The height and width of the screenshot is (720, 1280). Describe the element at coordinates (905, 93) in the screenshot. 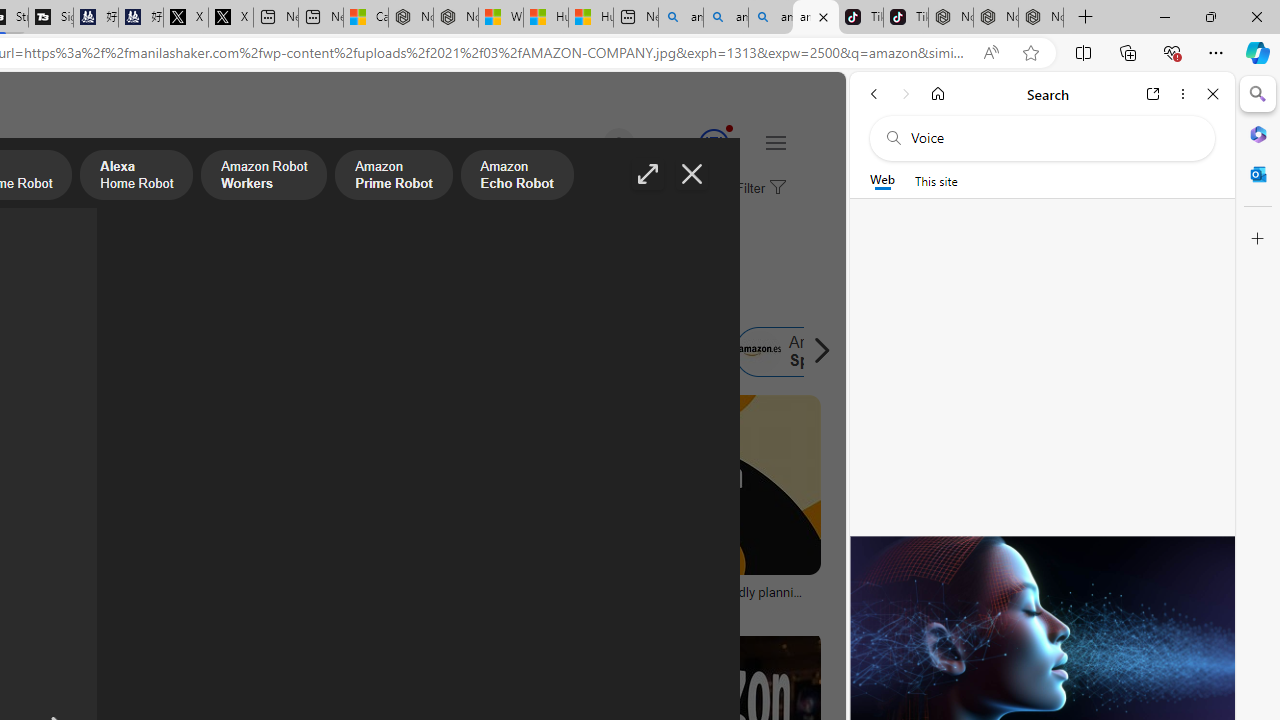

I see `'Forward'` at that location.